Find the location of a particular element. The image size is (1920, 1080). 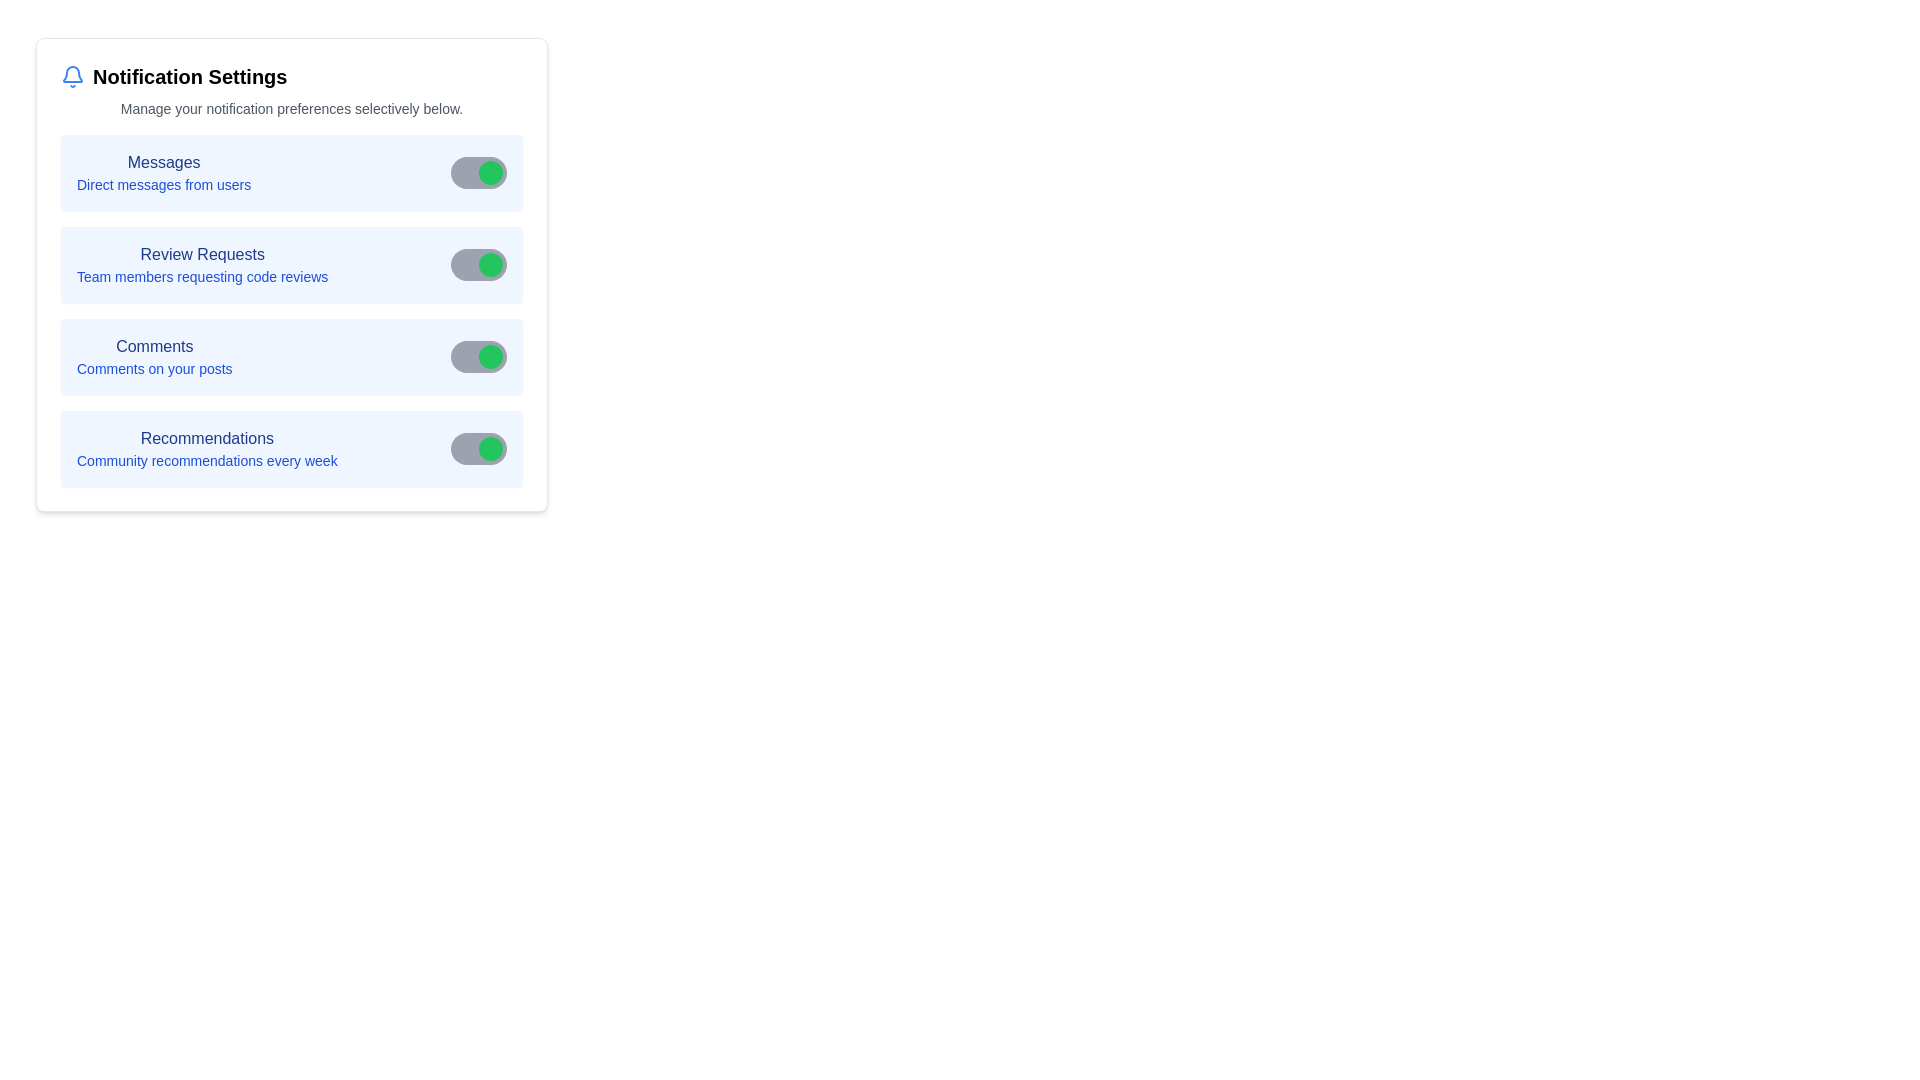

the third toggle switch for notifications, which has a green circular handle on the right side of a gray oval track is located at coordinates (478, 356).